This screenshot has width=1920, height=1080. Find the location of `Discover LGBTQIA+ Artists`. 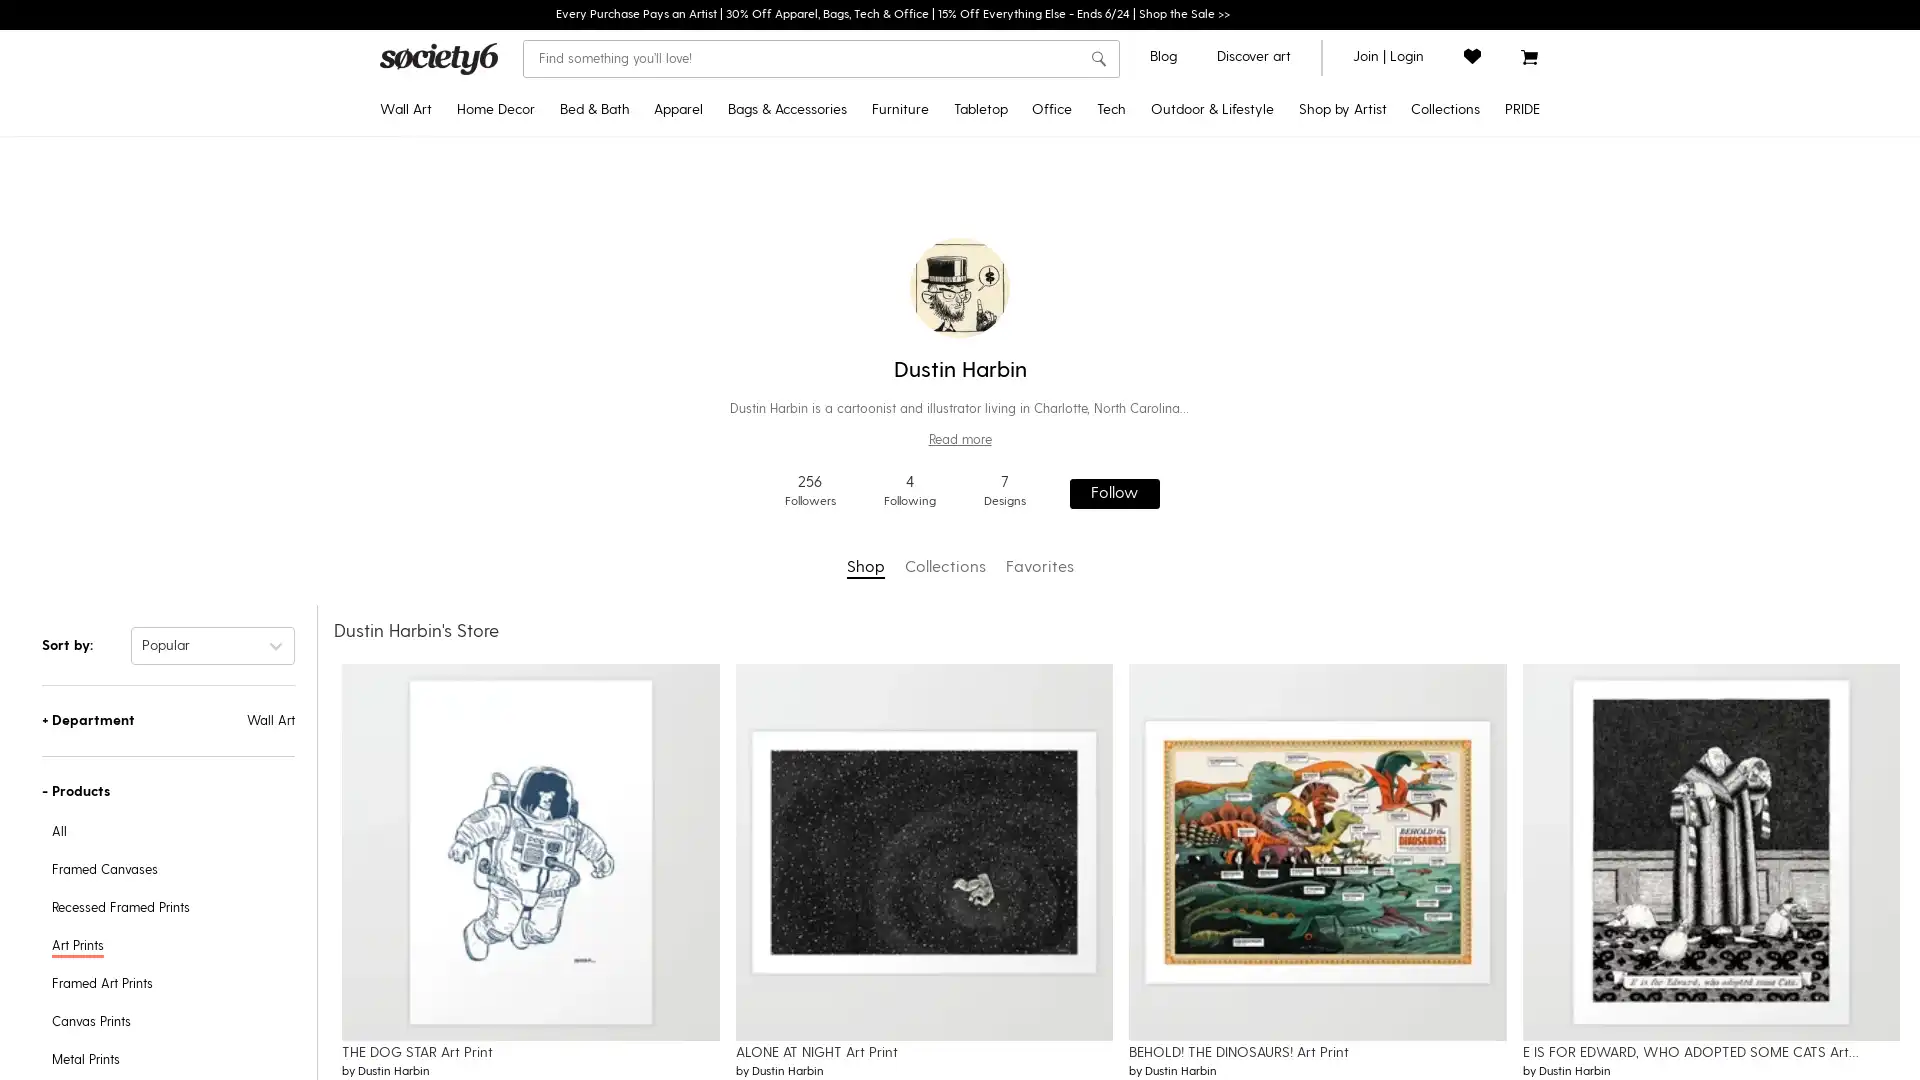

Discover LGBTQIA+ Artists is located at coordinates (1288, 320).